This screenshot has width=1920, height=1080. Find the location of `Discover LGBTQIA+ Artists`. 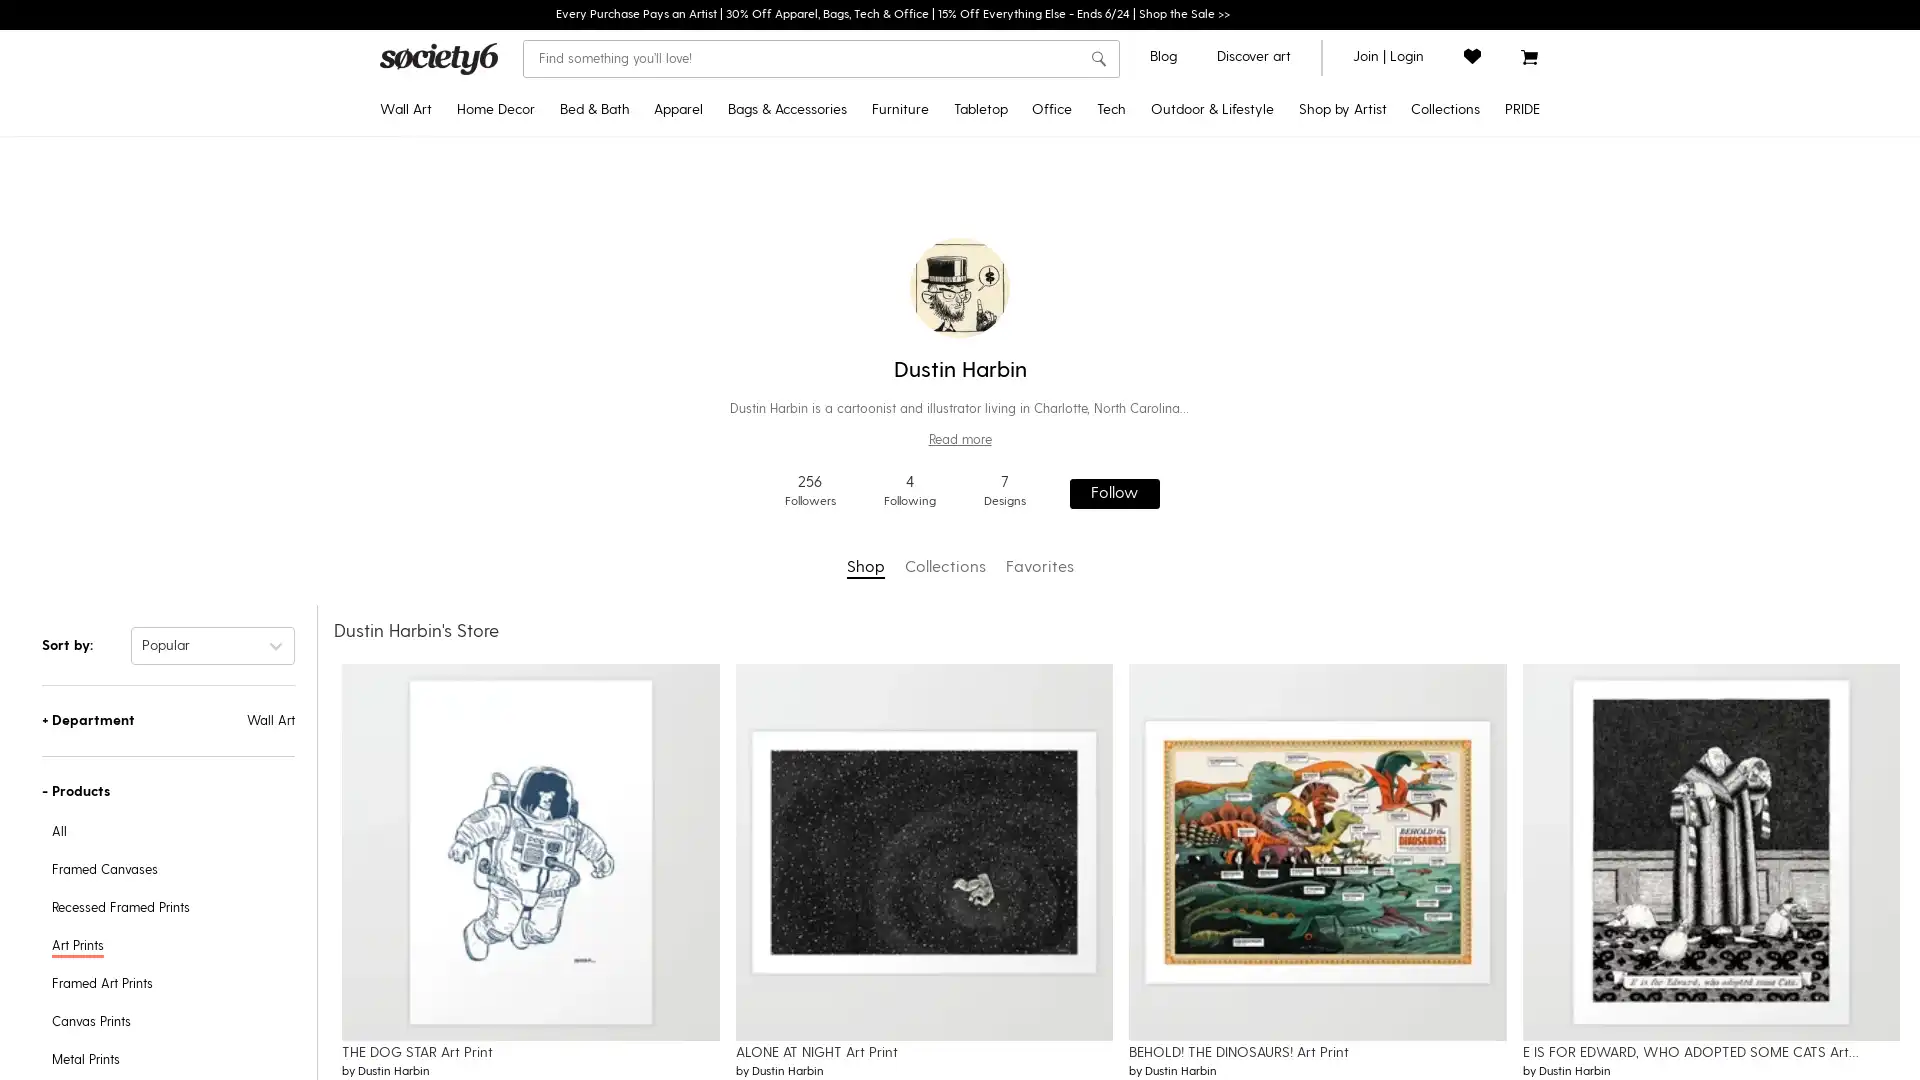

Discover LGBTQIA+ Artists is located at coordinates (1288, 320).